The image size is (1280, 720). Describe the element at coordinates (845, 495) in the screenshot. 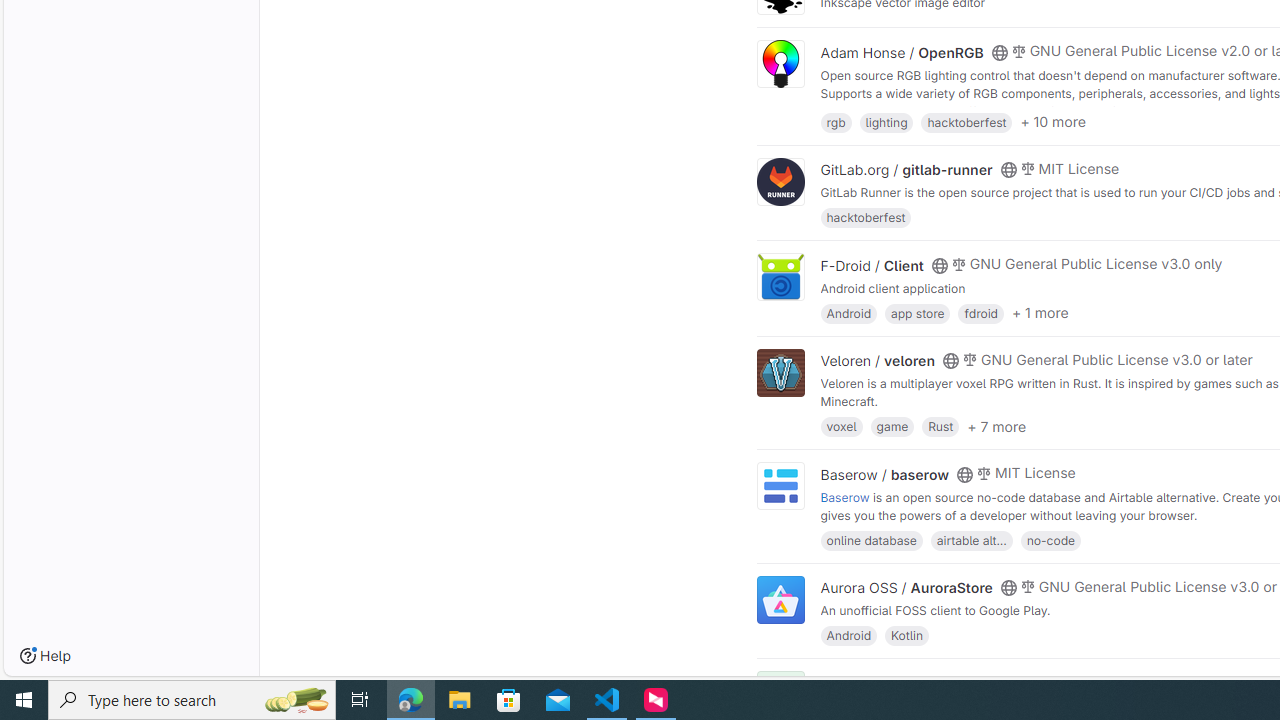

I see `'Baserow'` at that location.